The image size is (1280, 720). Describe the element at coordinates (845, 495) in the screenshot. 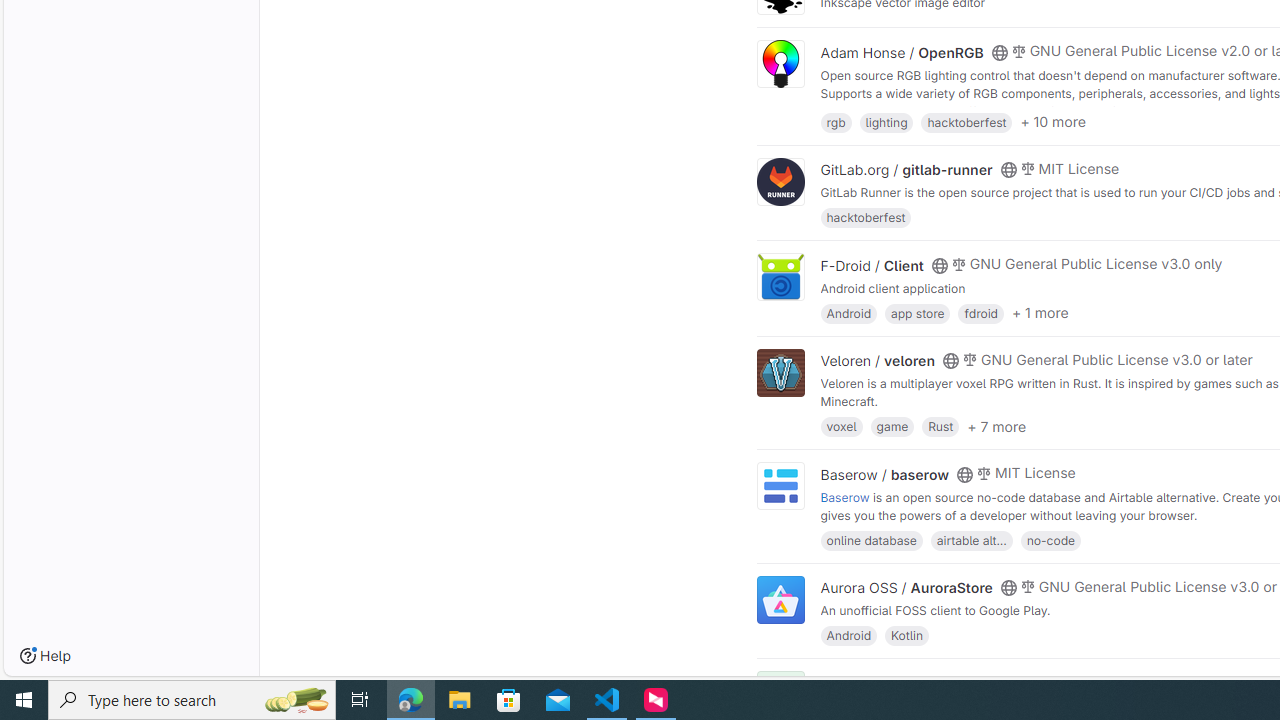

I see `'Baserow'` at that location.